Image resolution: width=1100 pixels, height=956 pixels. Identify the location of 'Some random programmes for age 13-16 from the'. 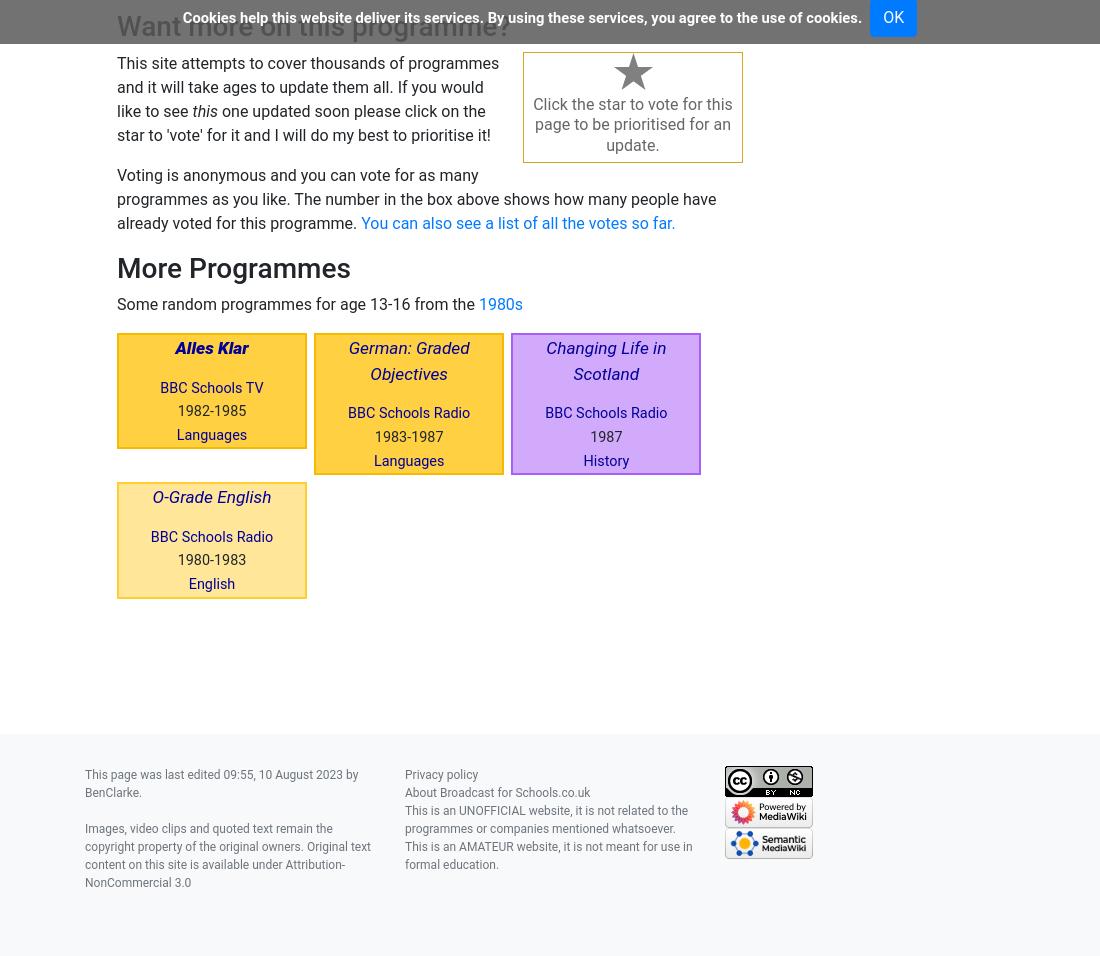
(296, 303).